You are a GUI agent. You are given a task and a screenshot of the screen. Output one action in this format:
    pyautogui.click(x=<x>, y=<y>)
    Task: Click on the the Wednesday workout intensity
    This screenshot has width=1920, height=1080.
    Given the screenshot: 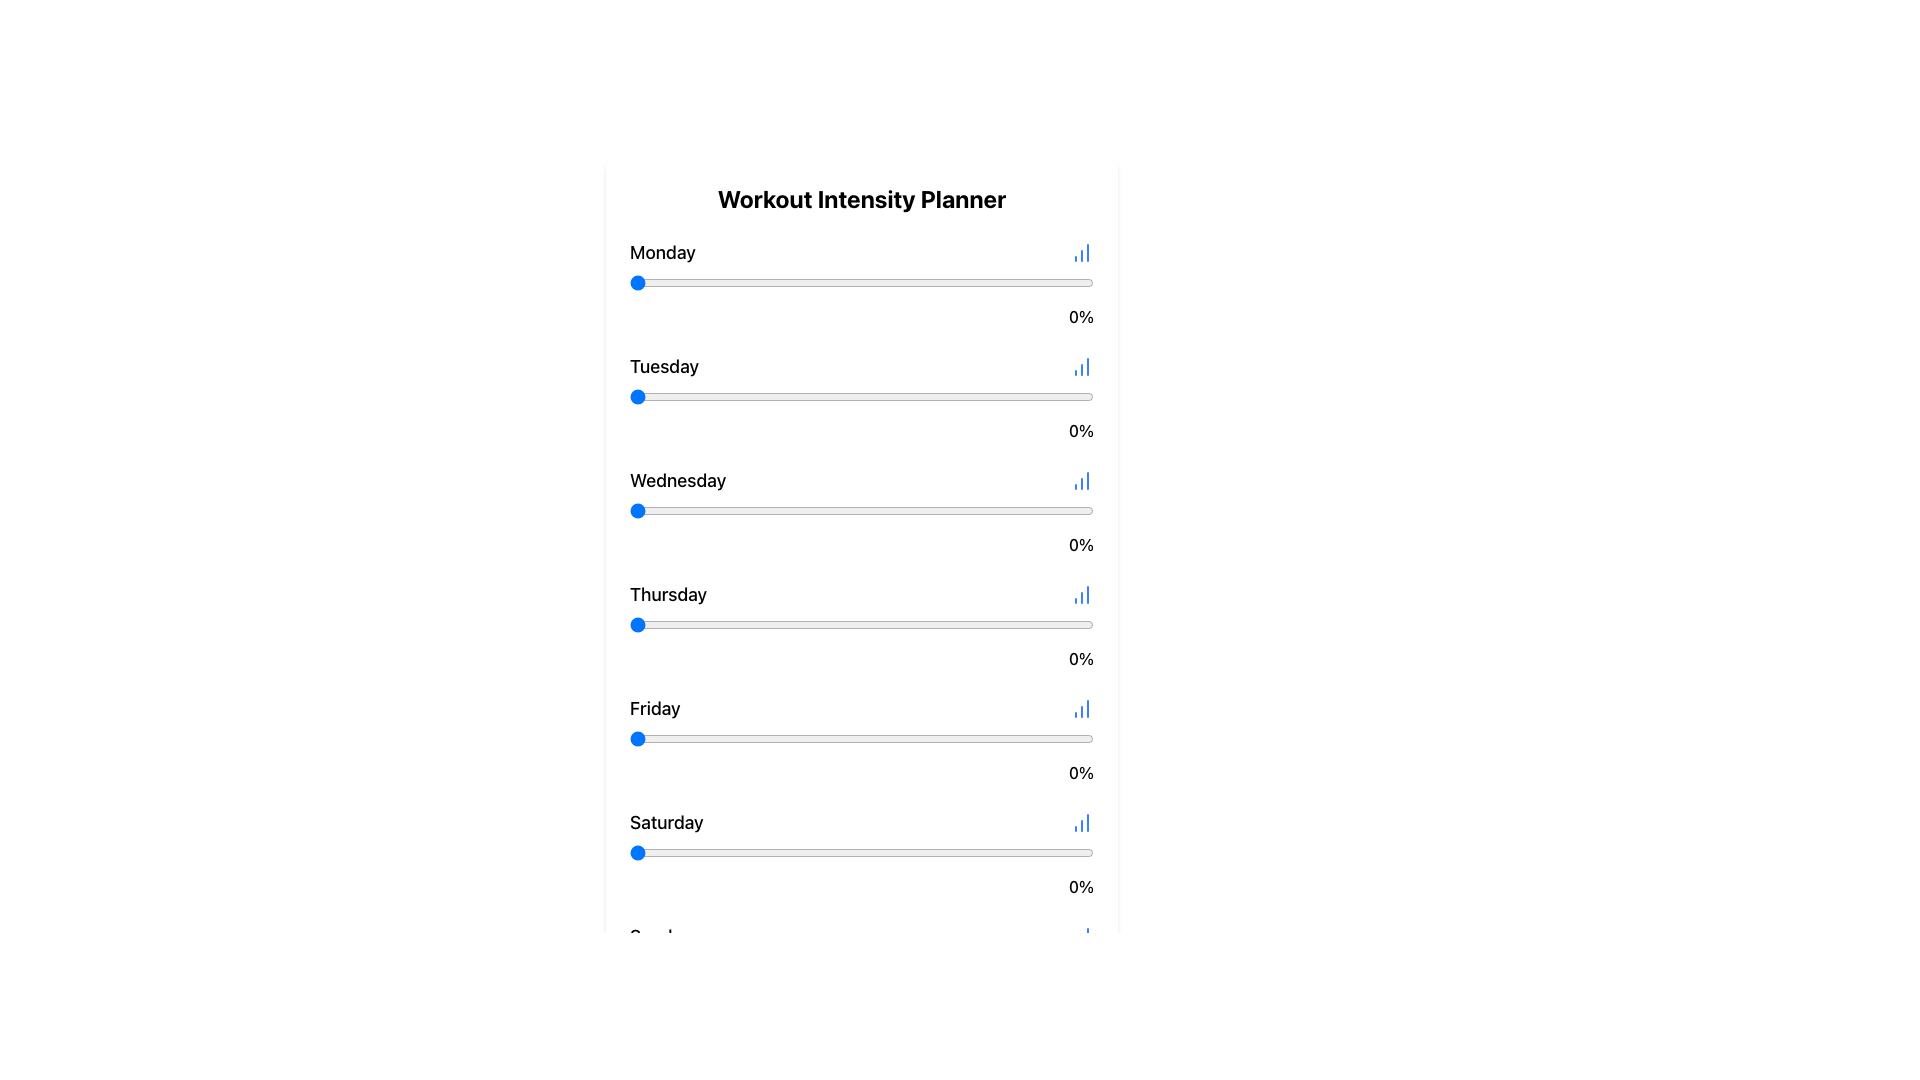 What is the action you would take?
    pyautogui.click(x=888, y=509)
    